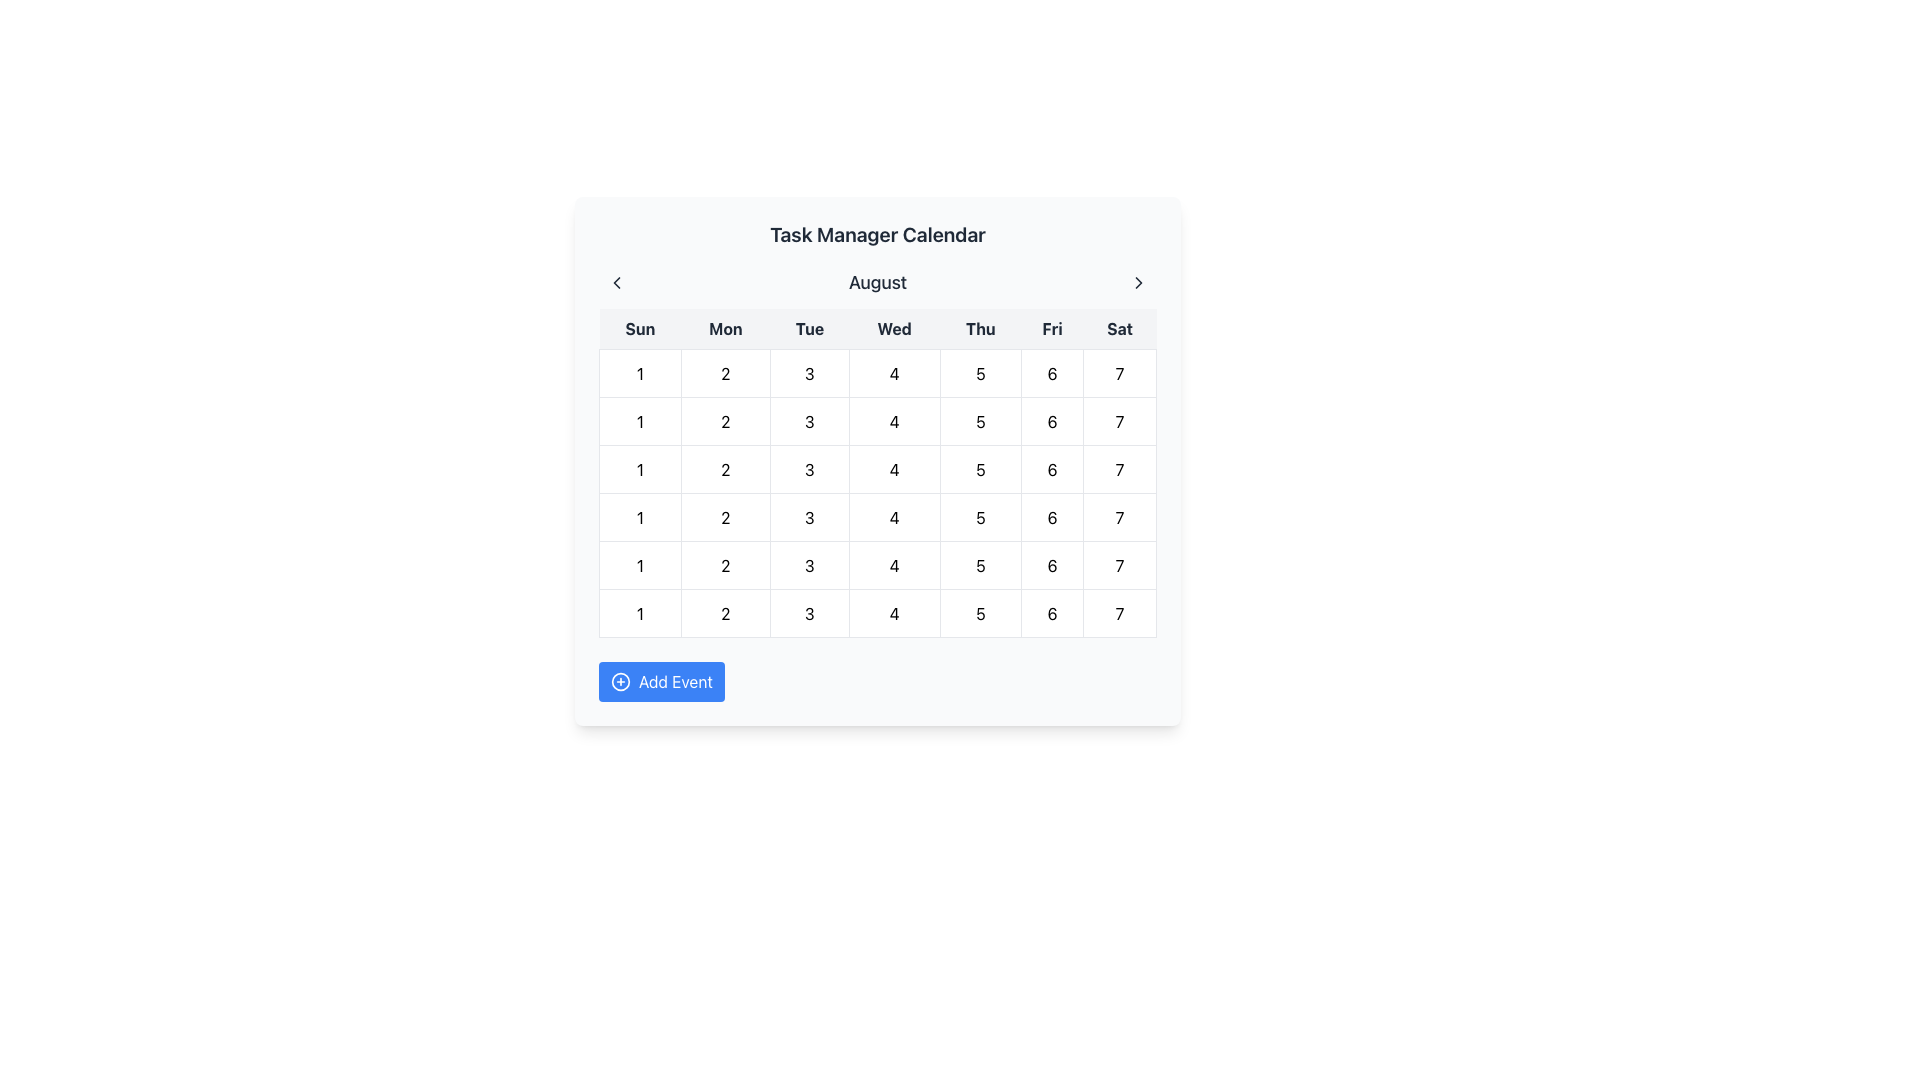 The width and height of the screenshot is (1920, 1080). What do you see at coordinates (724, 469) in the screenshot?
I see `the calendar cell containing the number '2' located in the second column and first row` at bounding box center [724, 469].